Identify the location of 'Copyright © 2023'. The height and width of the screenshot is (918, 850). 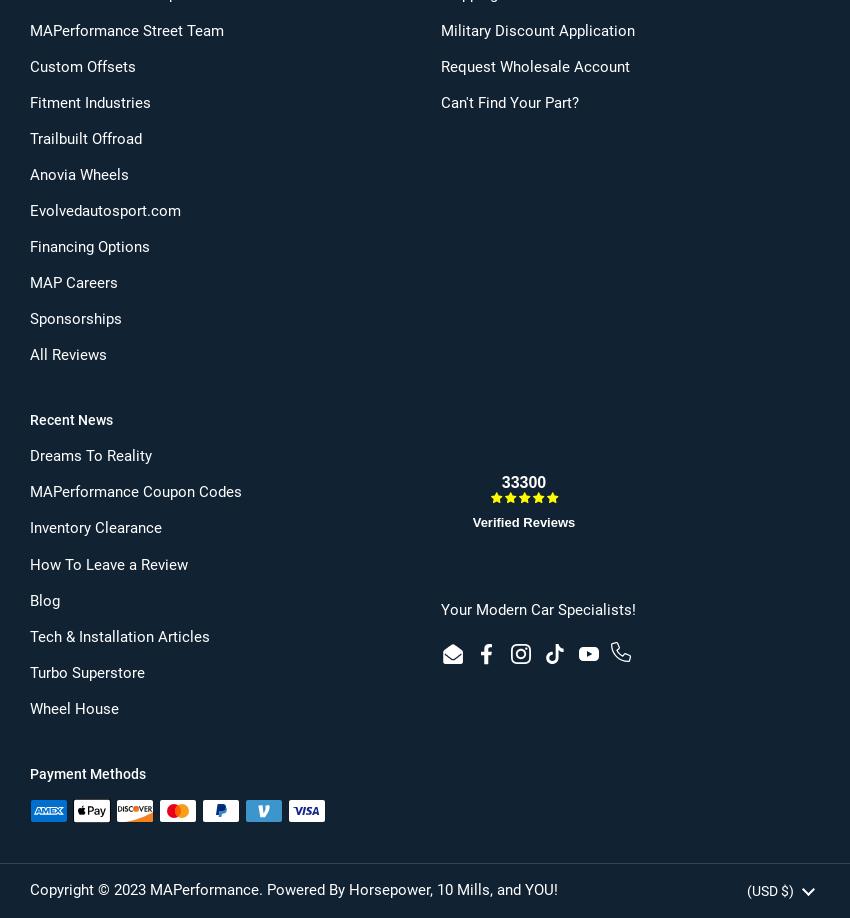
(89, 887).